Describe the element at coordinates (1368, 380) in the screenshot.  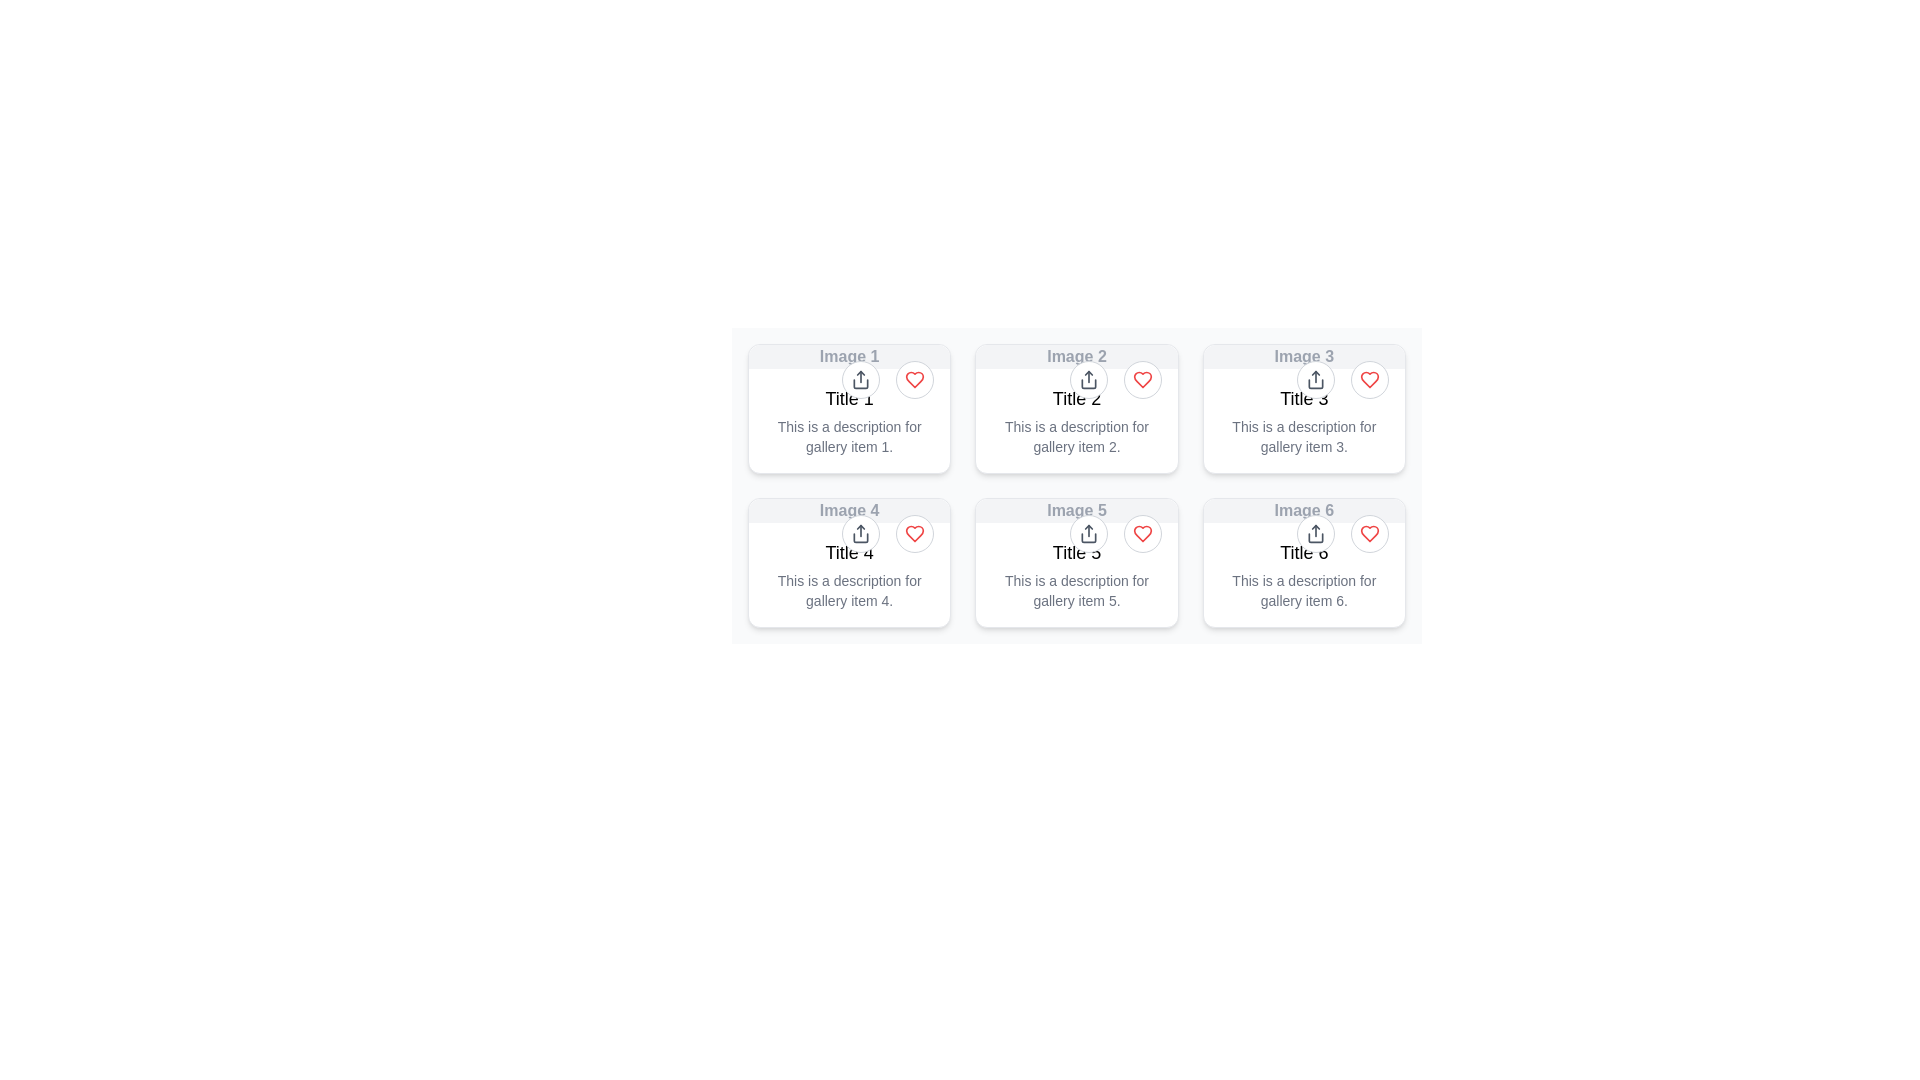
I see `the circular 'like' button with a red heart icon located in the top-right corner of the card labeled 'Title 3' to express liking for the content` at that location.